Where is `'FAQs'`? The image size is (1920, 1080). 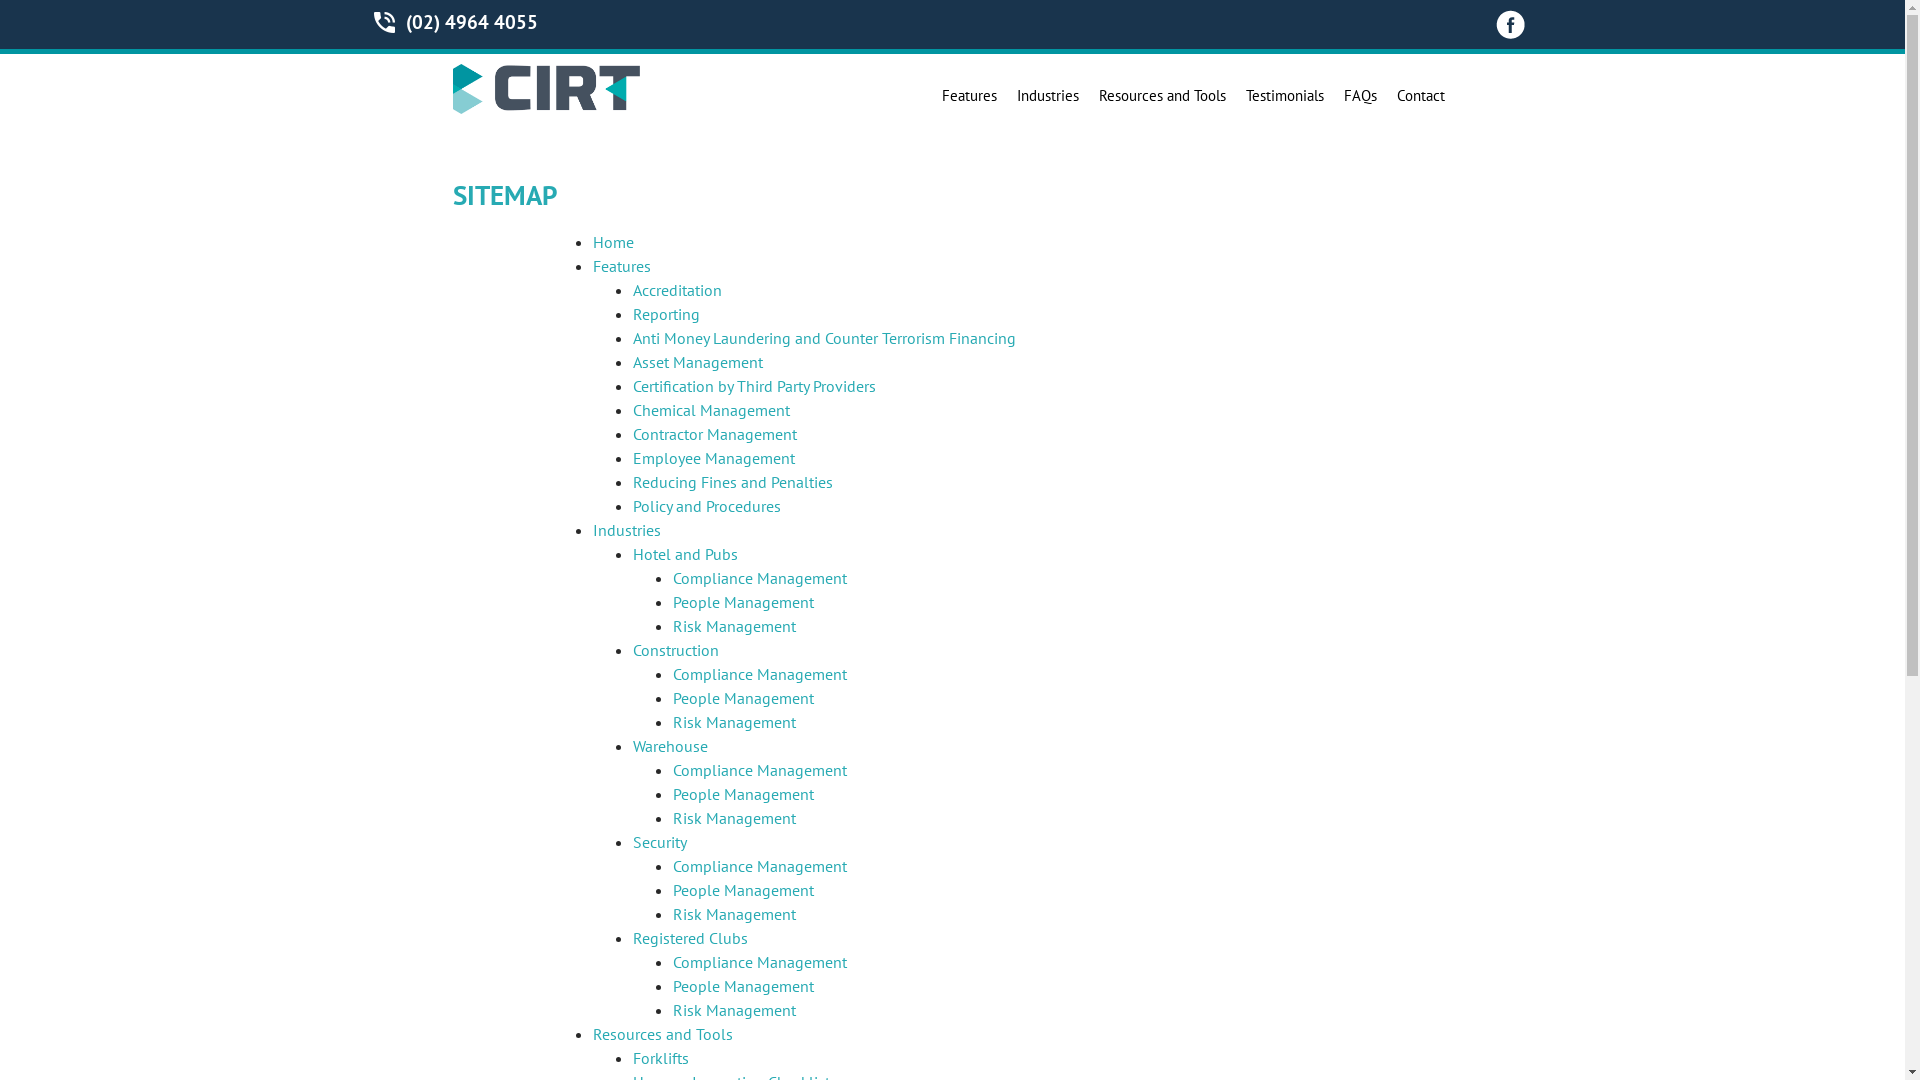
'FAQs' is located at coordinates (1360, 96).